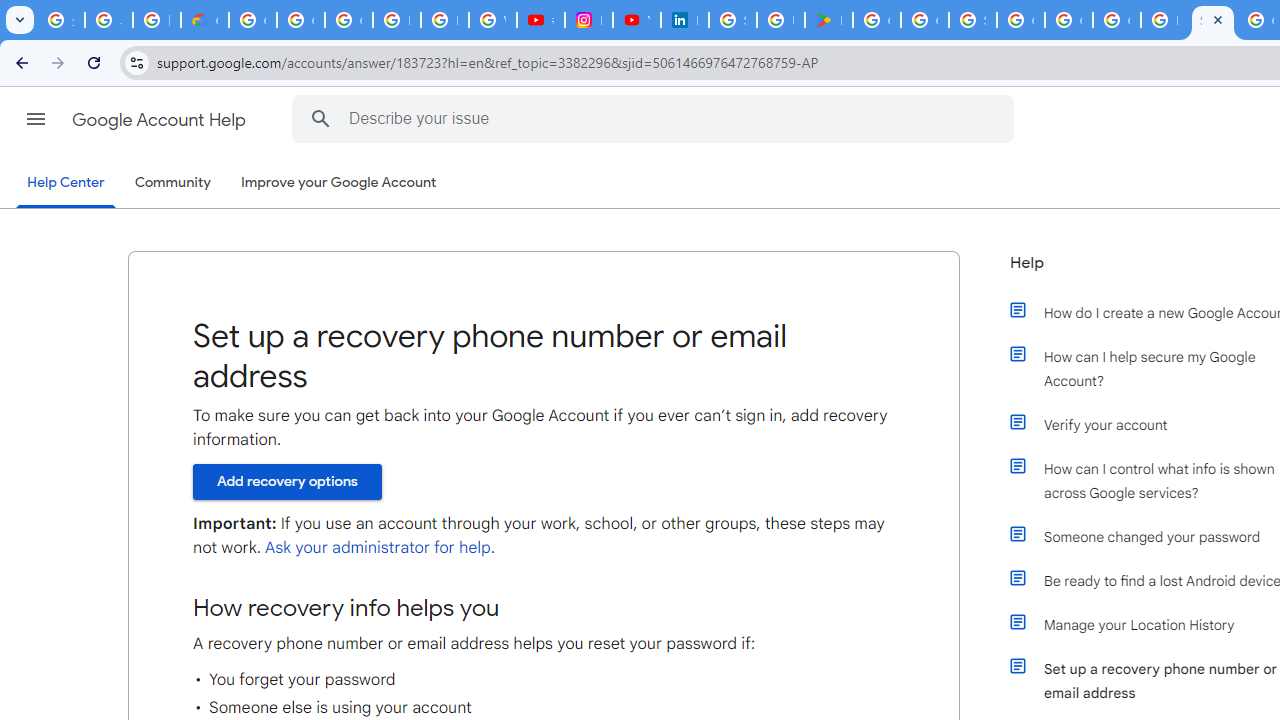  Describe the element at coordinates (635, 20) in the screenshot. I see `'YouTube Culture & Trends - On The Rise: Handcam Videos'` at that location.